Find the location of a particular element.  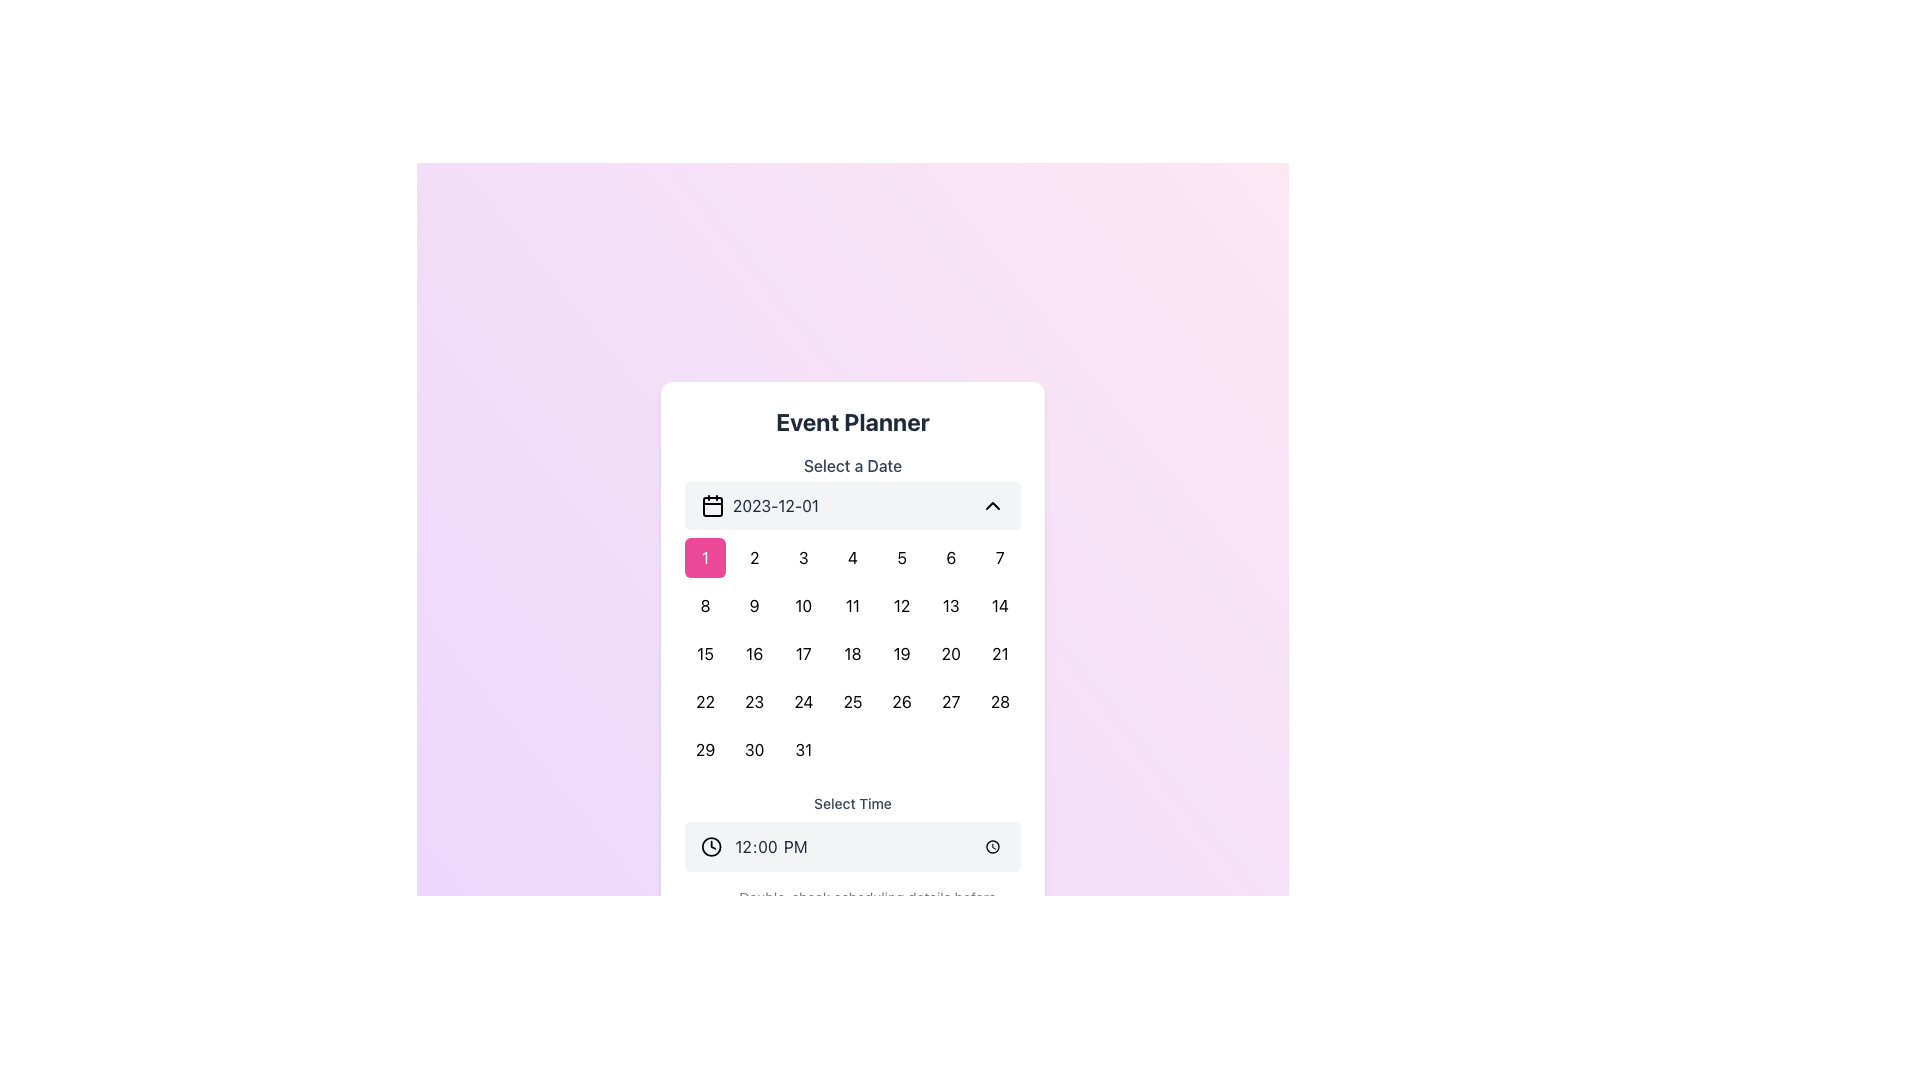

the clickable date button for '20' in the calendar layout is located at coordinates (950, 654).